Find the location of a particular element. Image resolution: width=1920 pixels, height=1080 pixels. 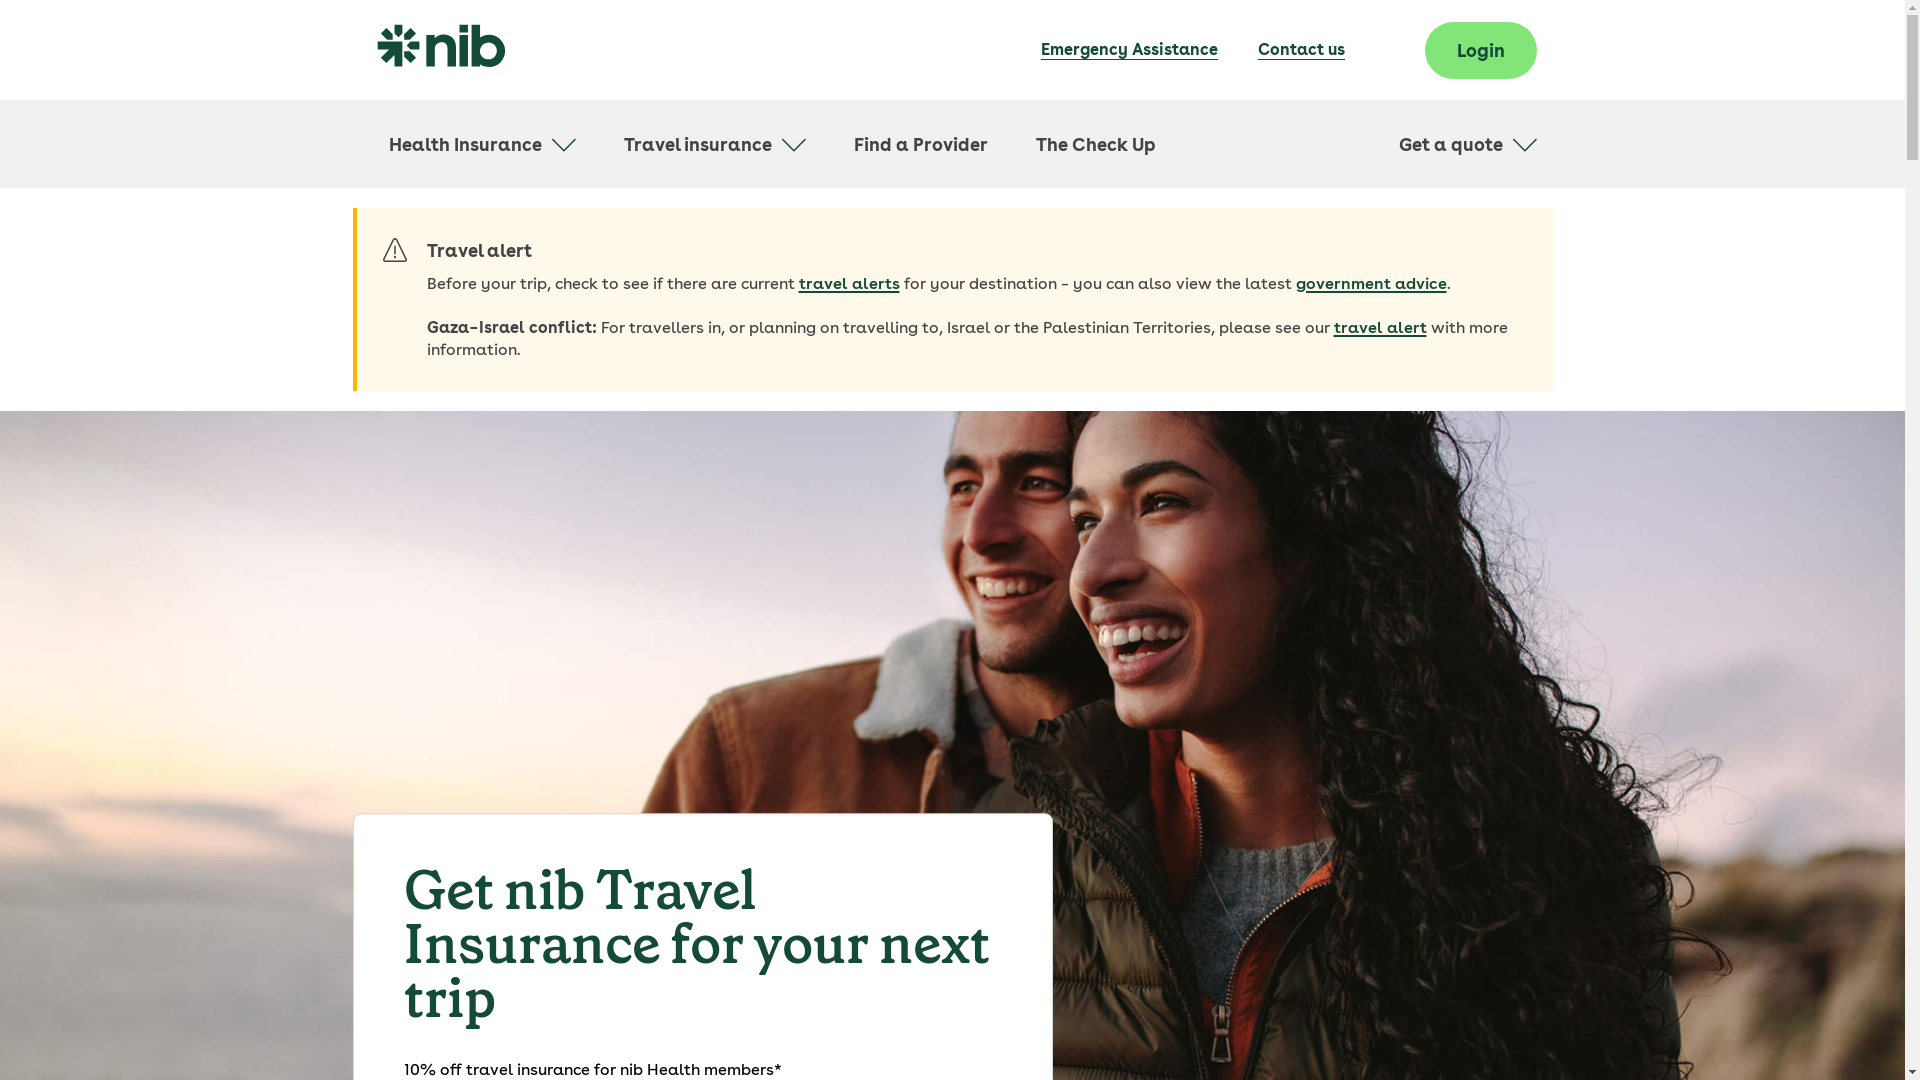

'Get a quote' is located at coordinates (1467, 143).